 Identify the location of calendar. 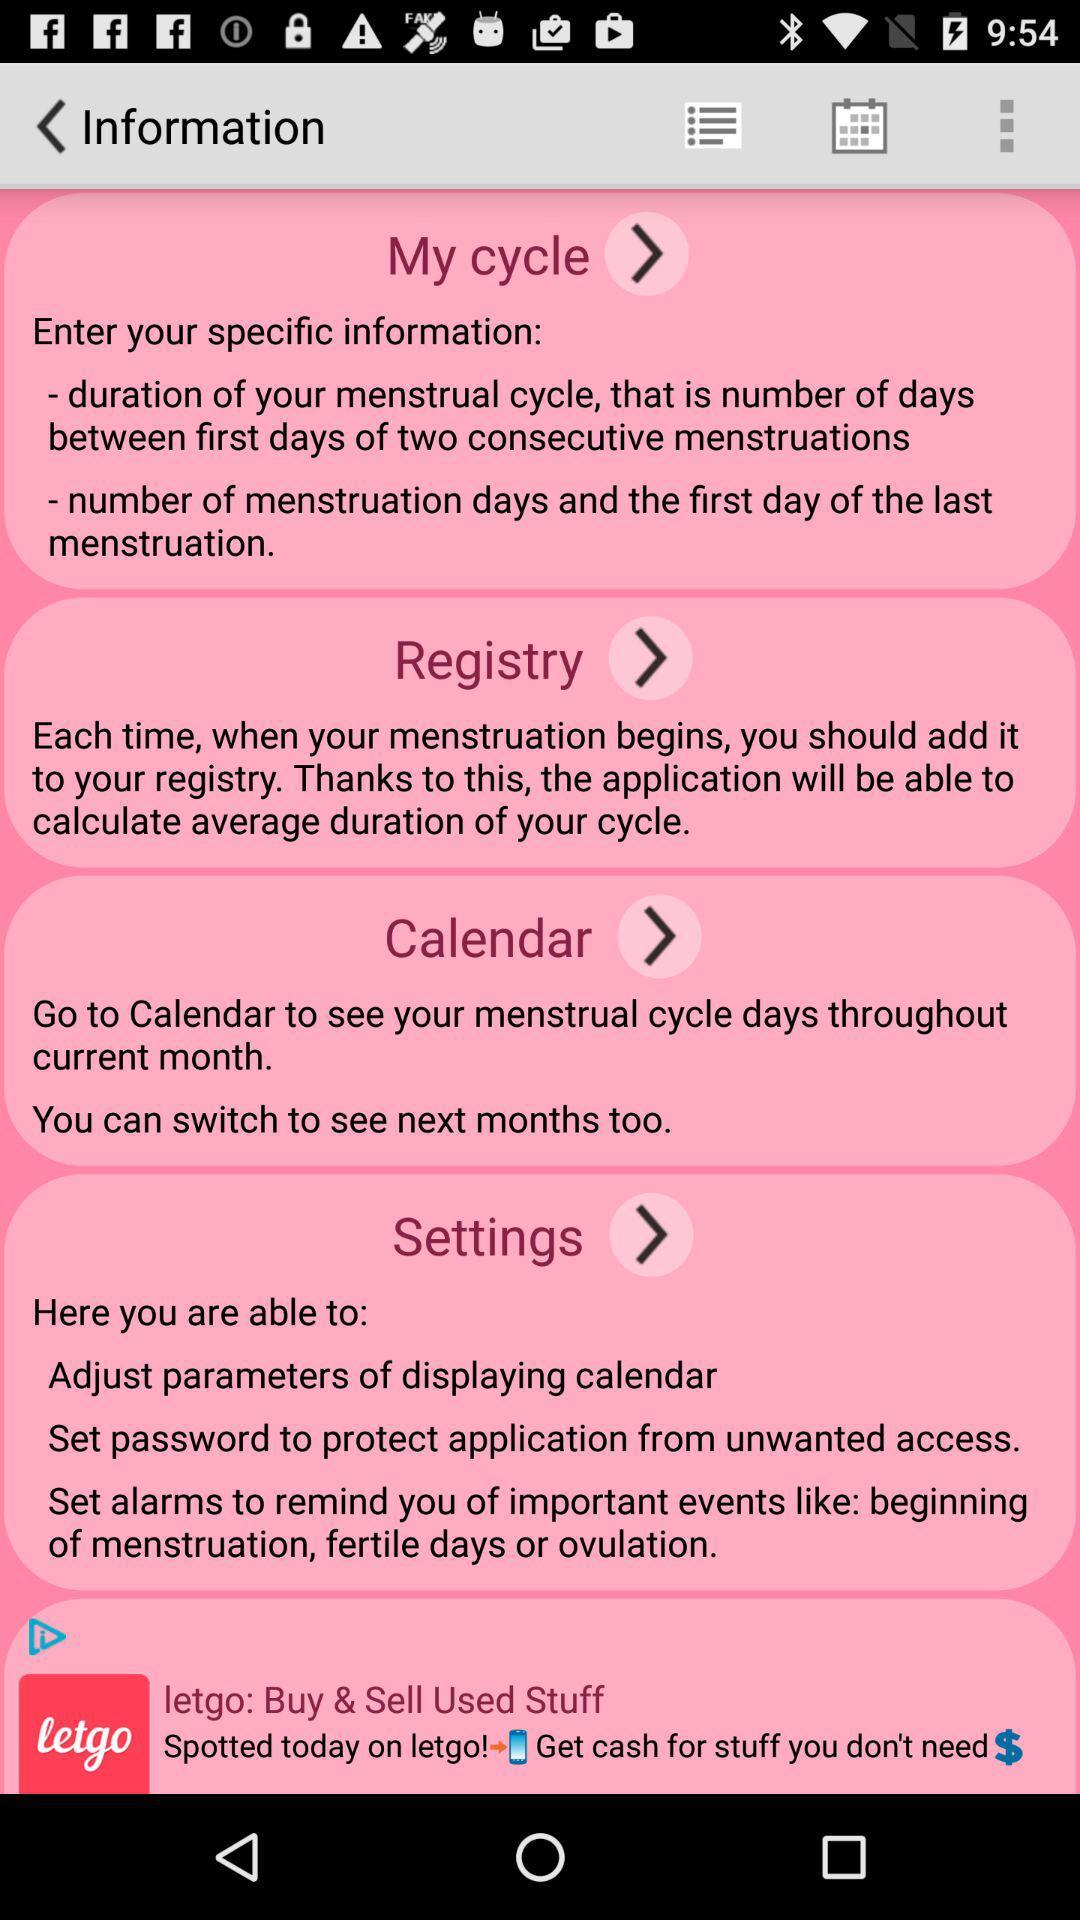
(659, 935).